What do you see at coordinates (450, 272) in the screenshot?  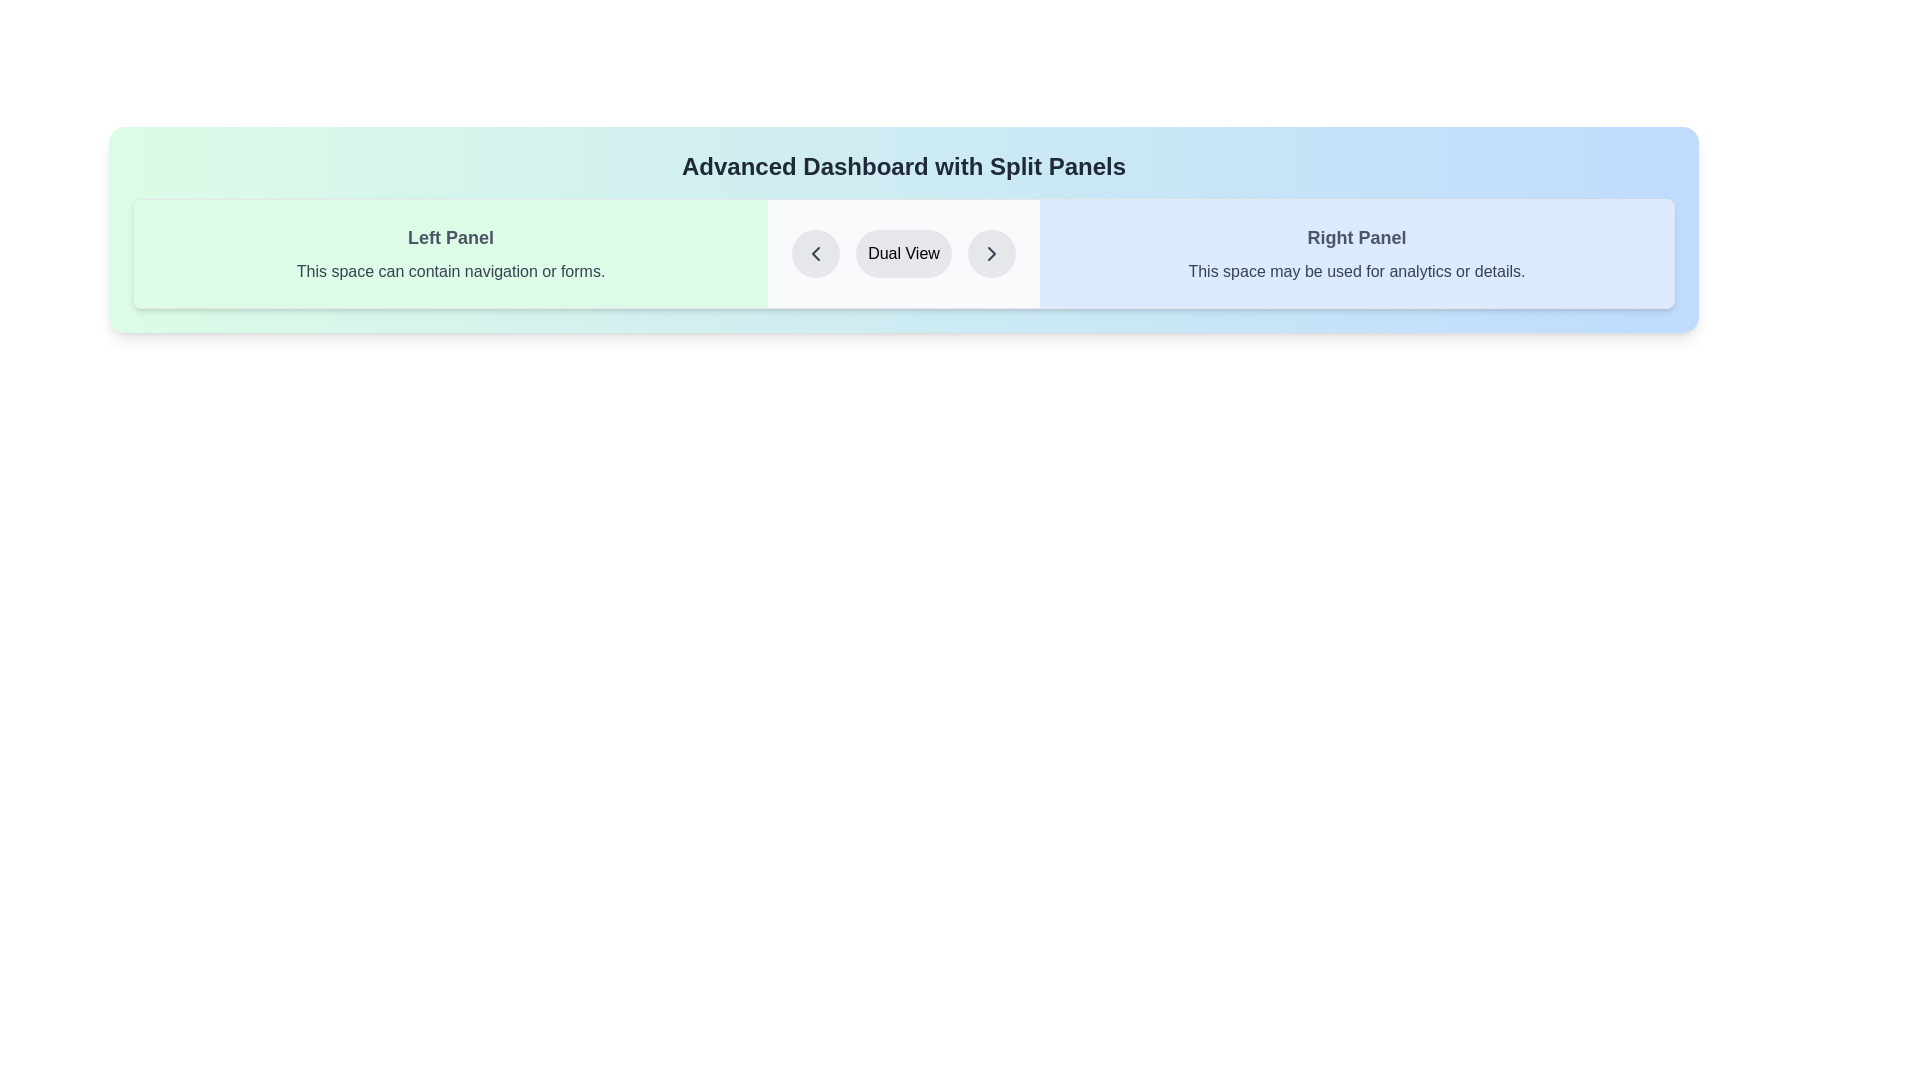 I see `the static text element displaying 'This space can contain navigation or forms.' located below the 'Left Panel' text in the green-shaded panel` at bounding box center [450, 272].